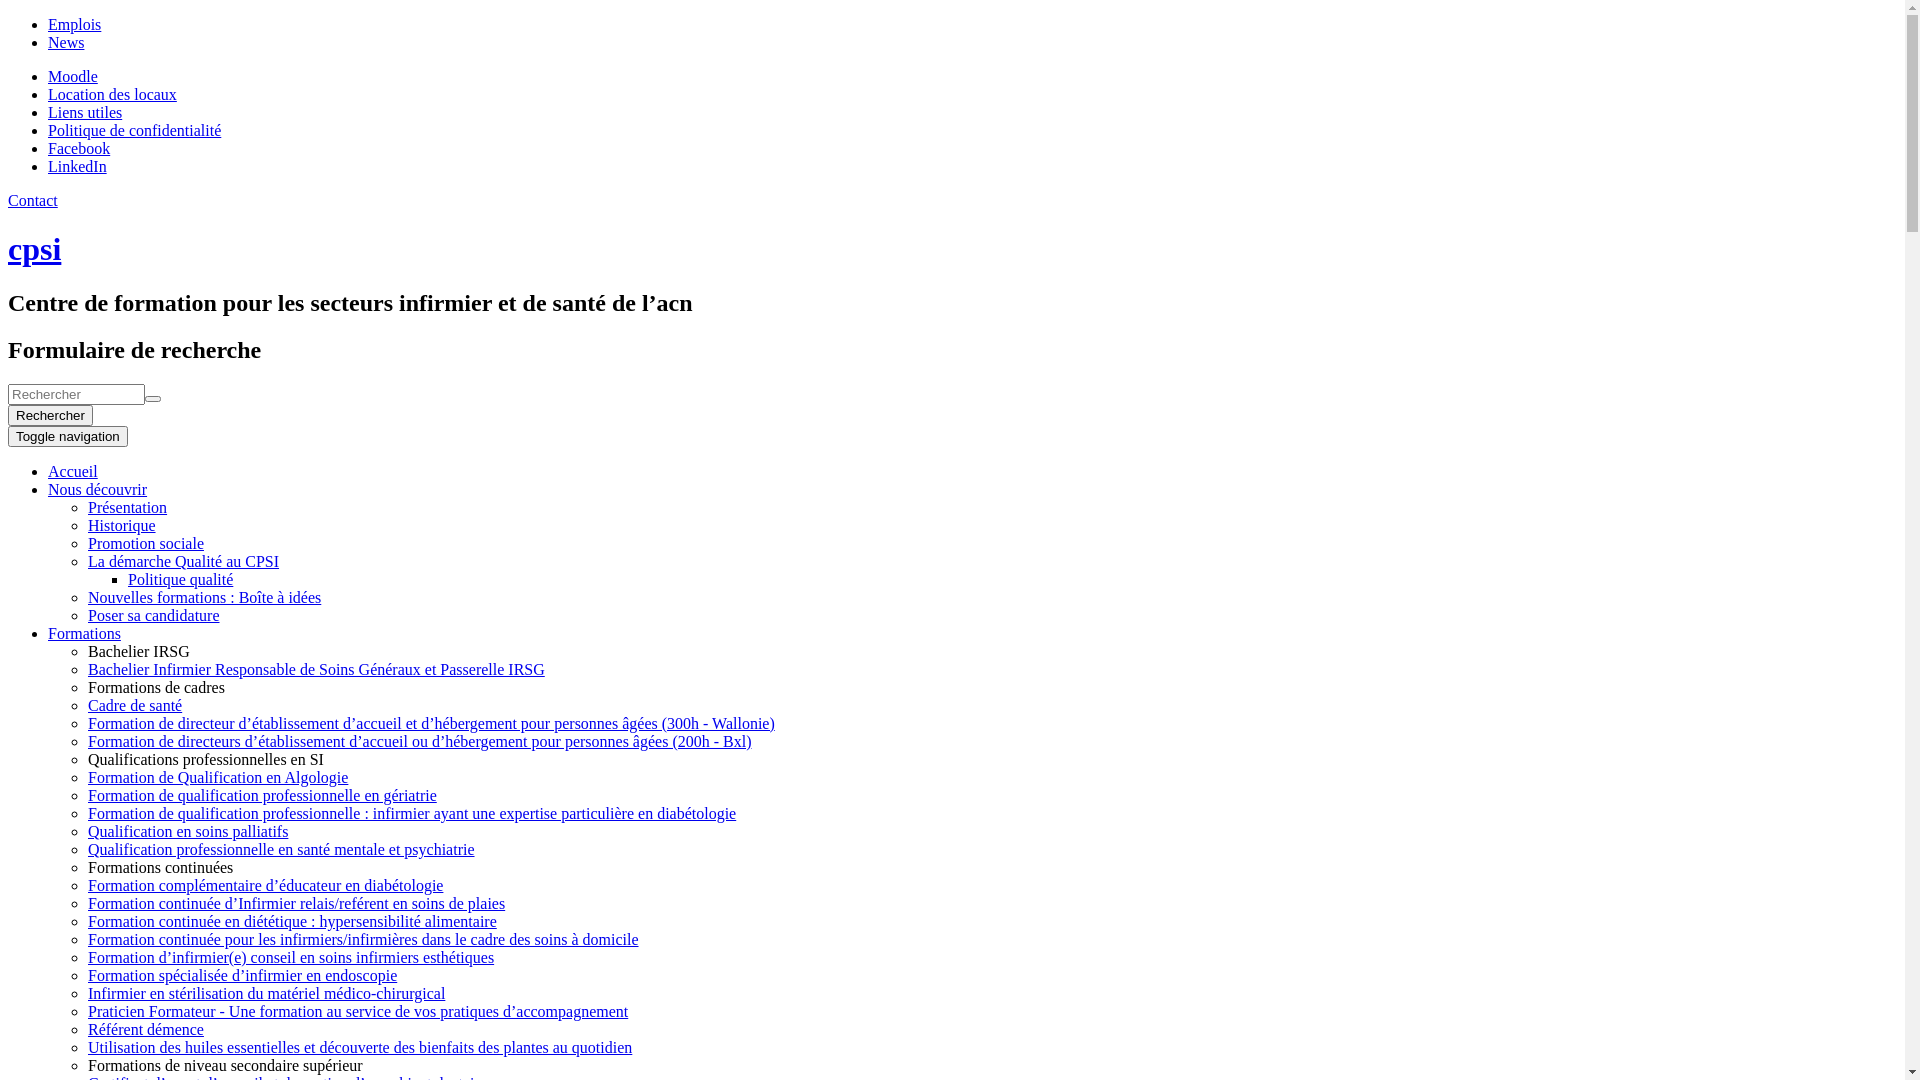  I want to click on 'Contact', so click(8, 200).